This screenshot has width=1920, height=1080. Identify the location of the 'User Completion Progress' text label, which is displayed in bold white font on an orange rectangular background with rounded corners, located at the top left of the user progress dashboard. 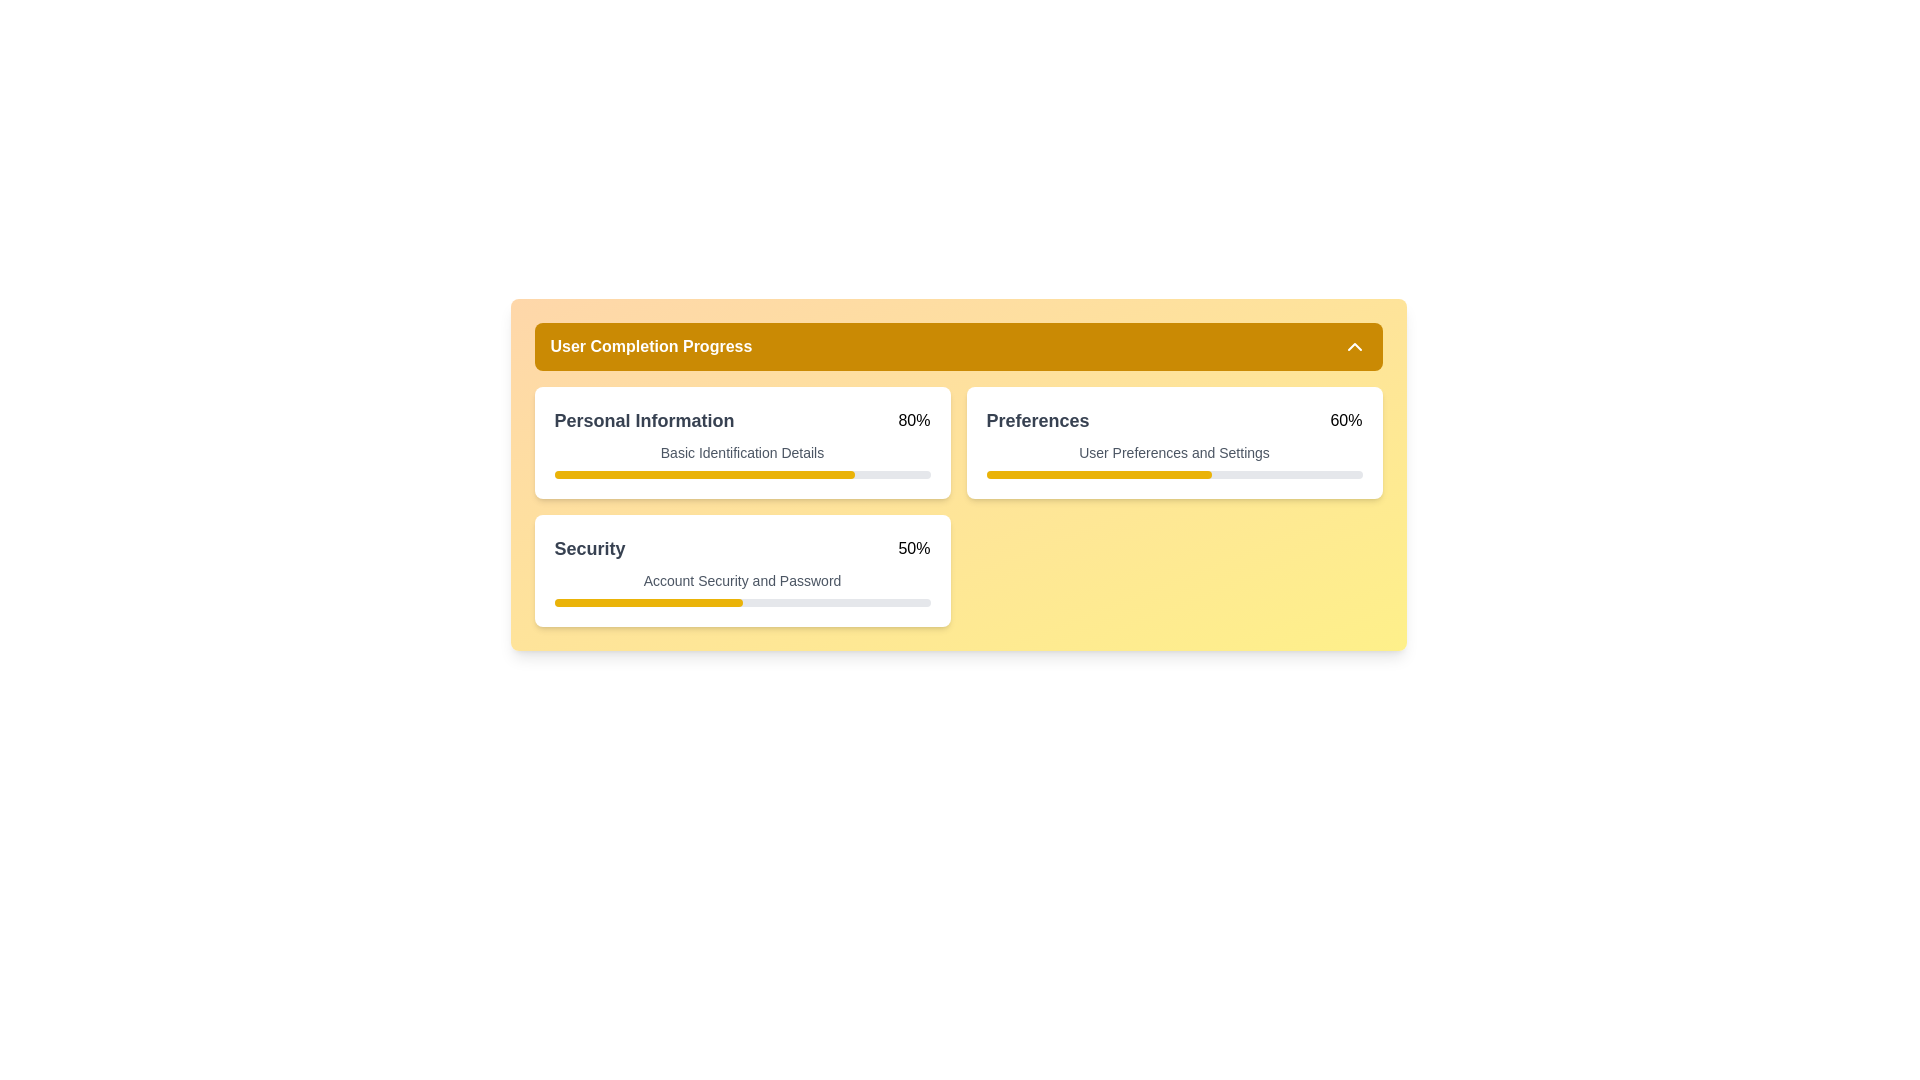
(651, 346).